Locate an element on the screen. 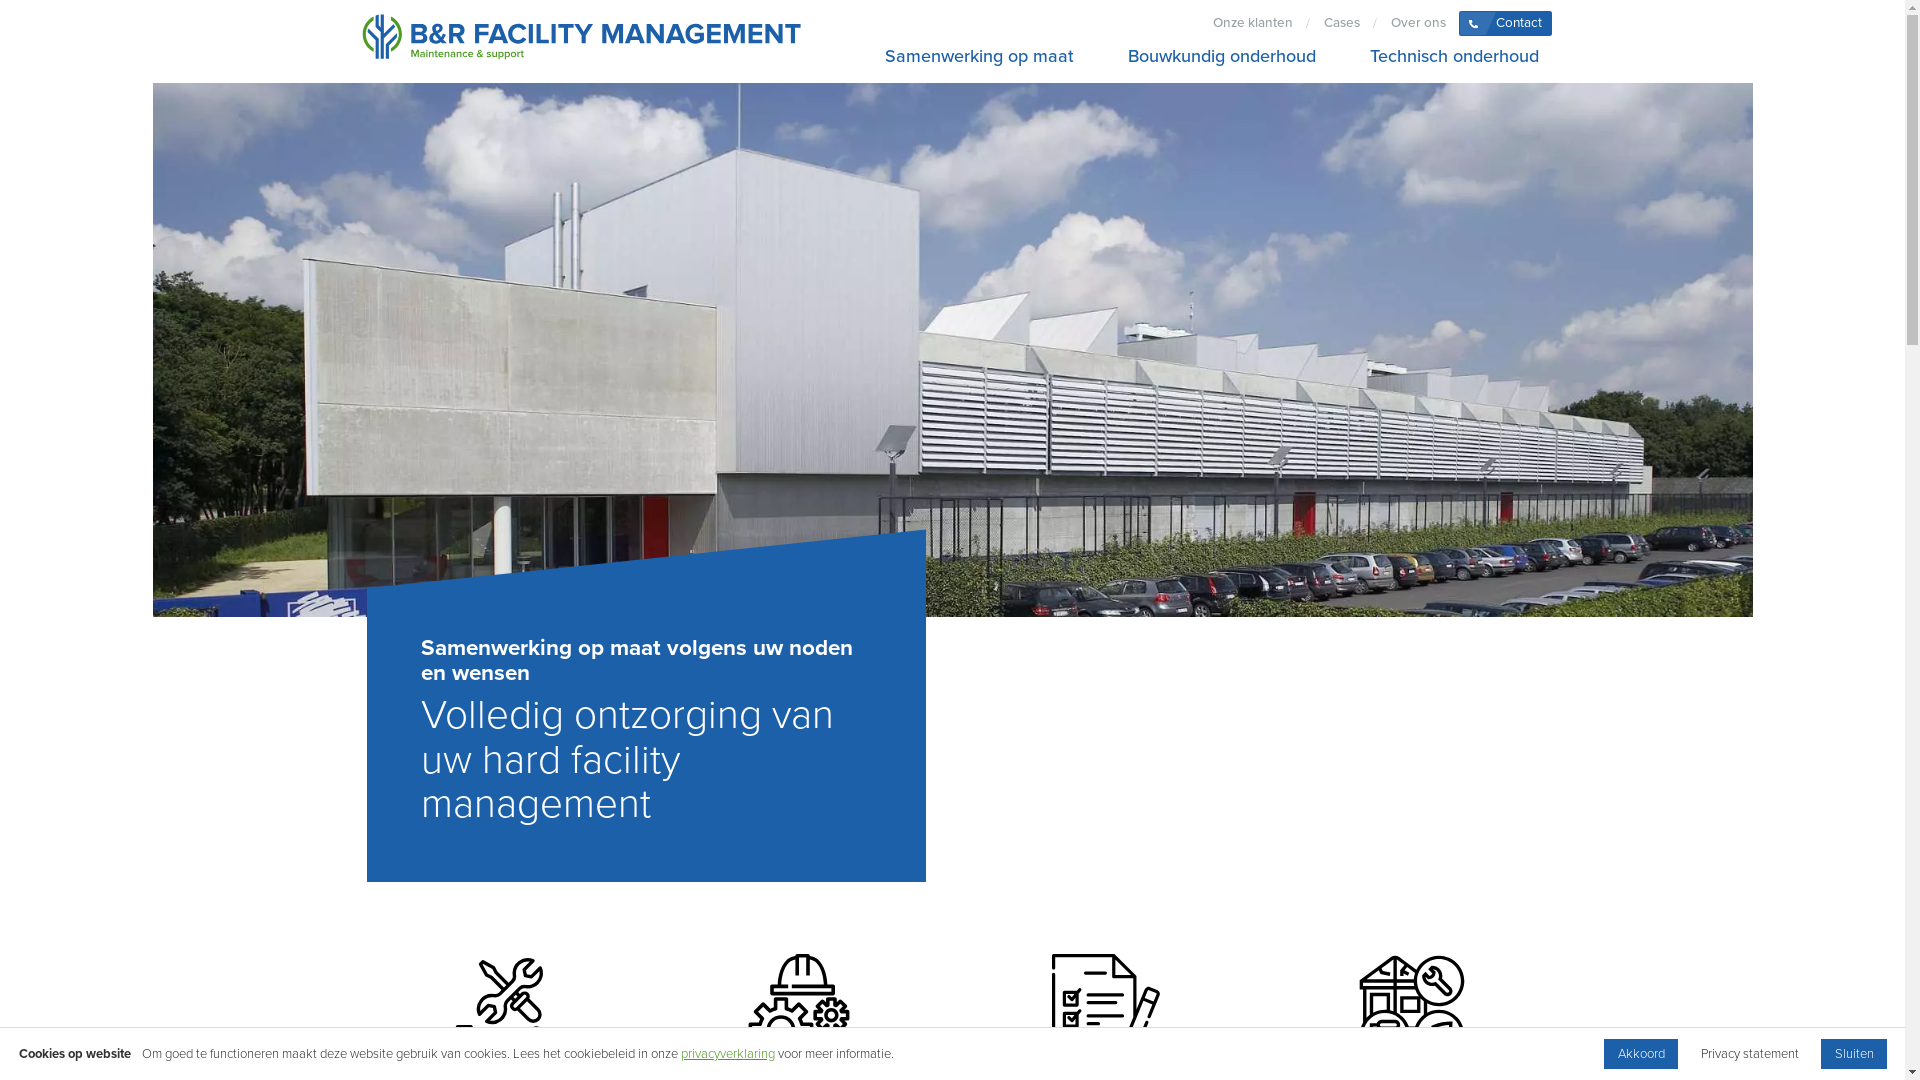  'Akkoord' is located at coordinates (1603, 1052).